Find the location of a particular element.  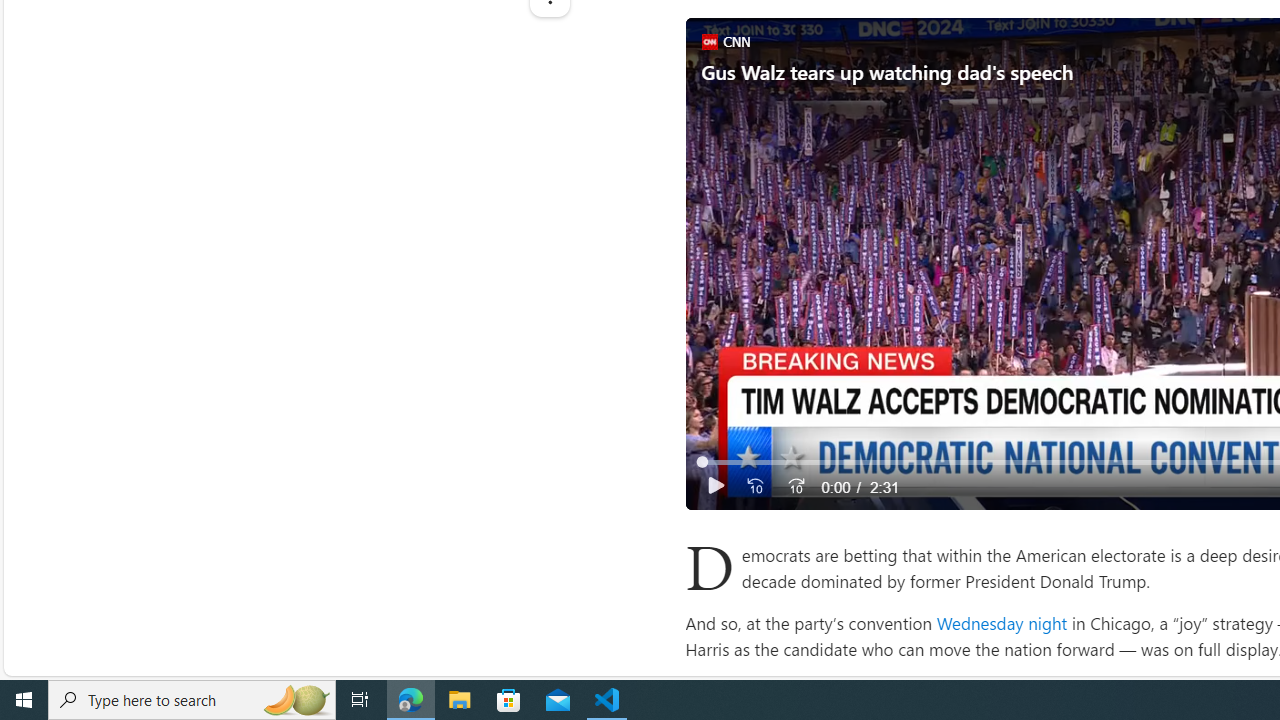

'Play' is located at coordinates (715, 486).